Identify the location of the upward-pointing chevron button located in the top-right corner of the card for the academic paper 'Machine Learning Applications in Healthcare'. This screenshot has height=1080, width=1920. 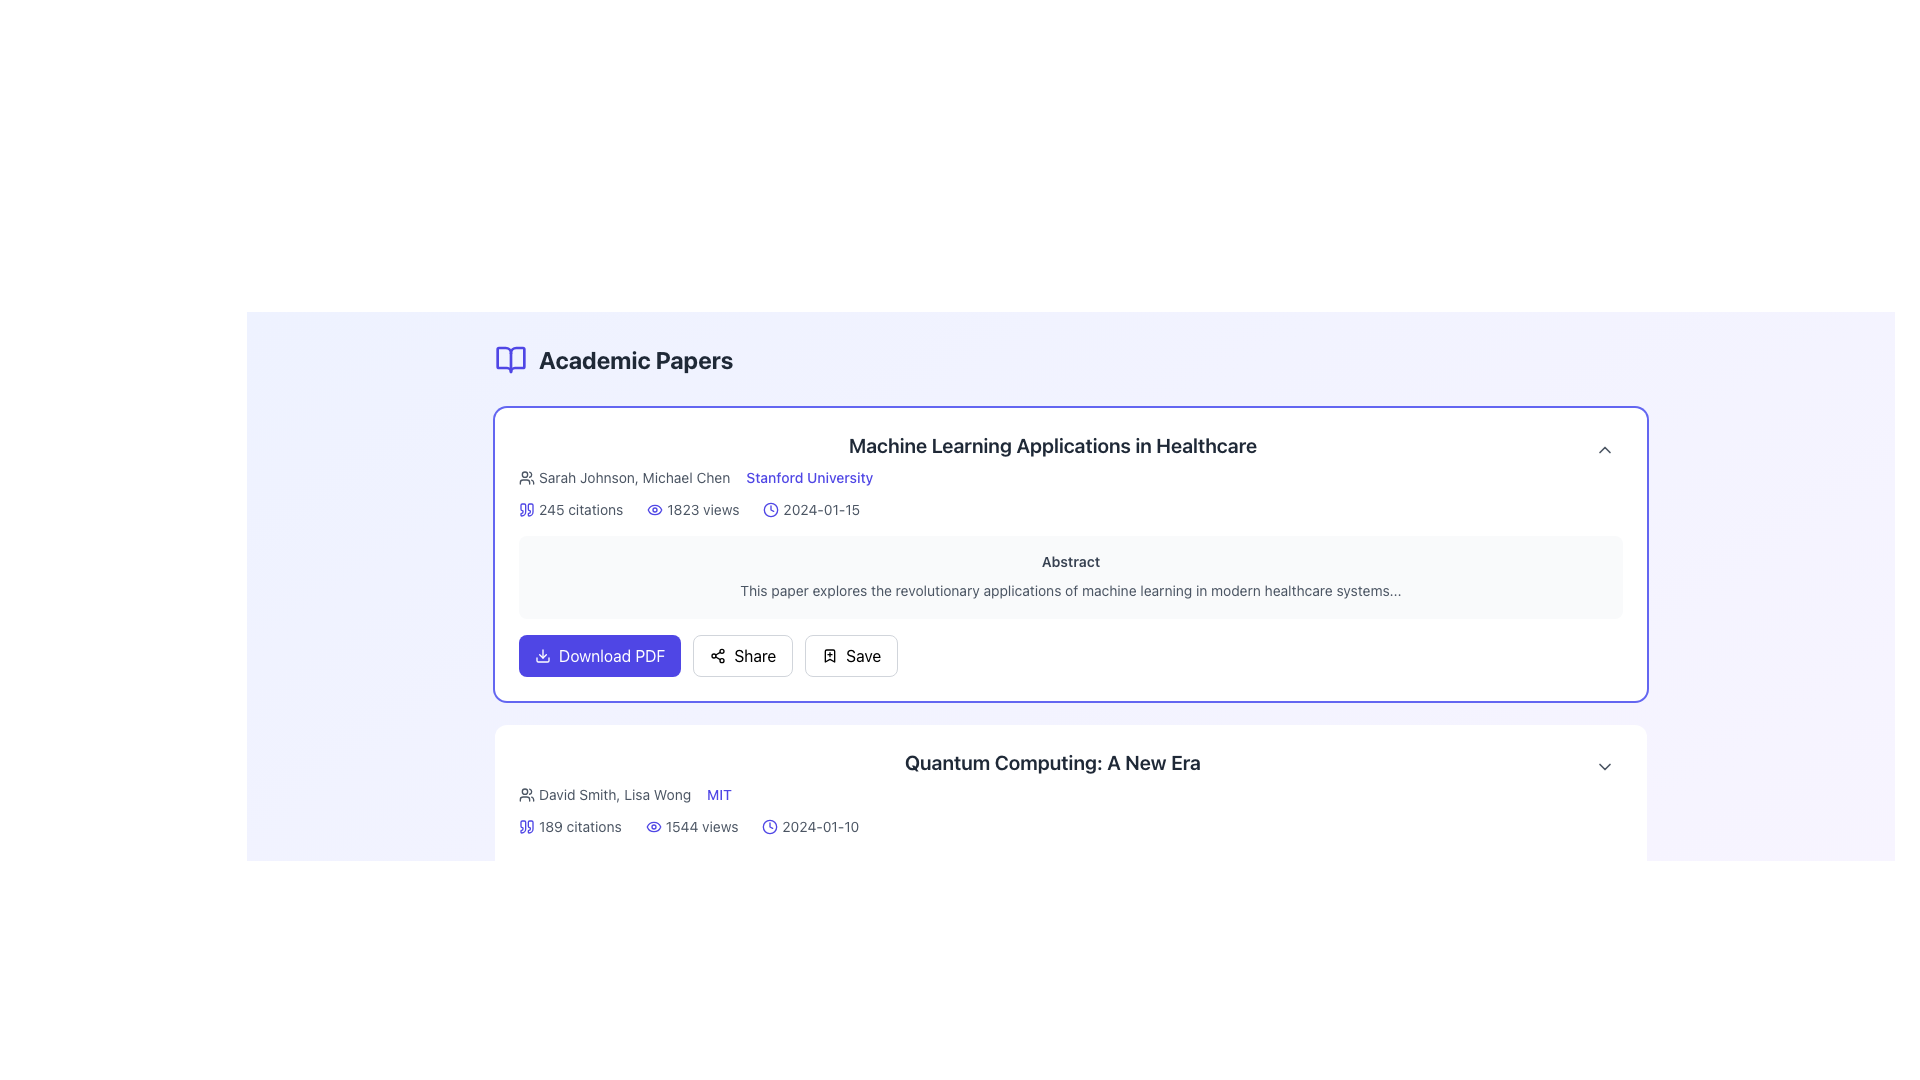
(1604, 450).